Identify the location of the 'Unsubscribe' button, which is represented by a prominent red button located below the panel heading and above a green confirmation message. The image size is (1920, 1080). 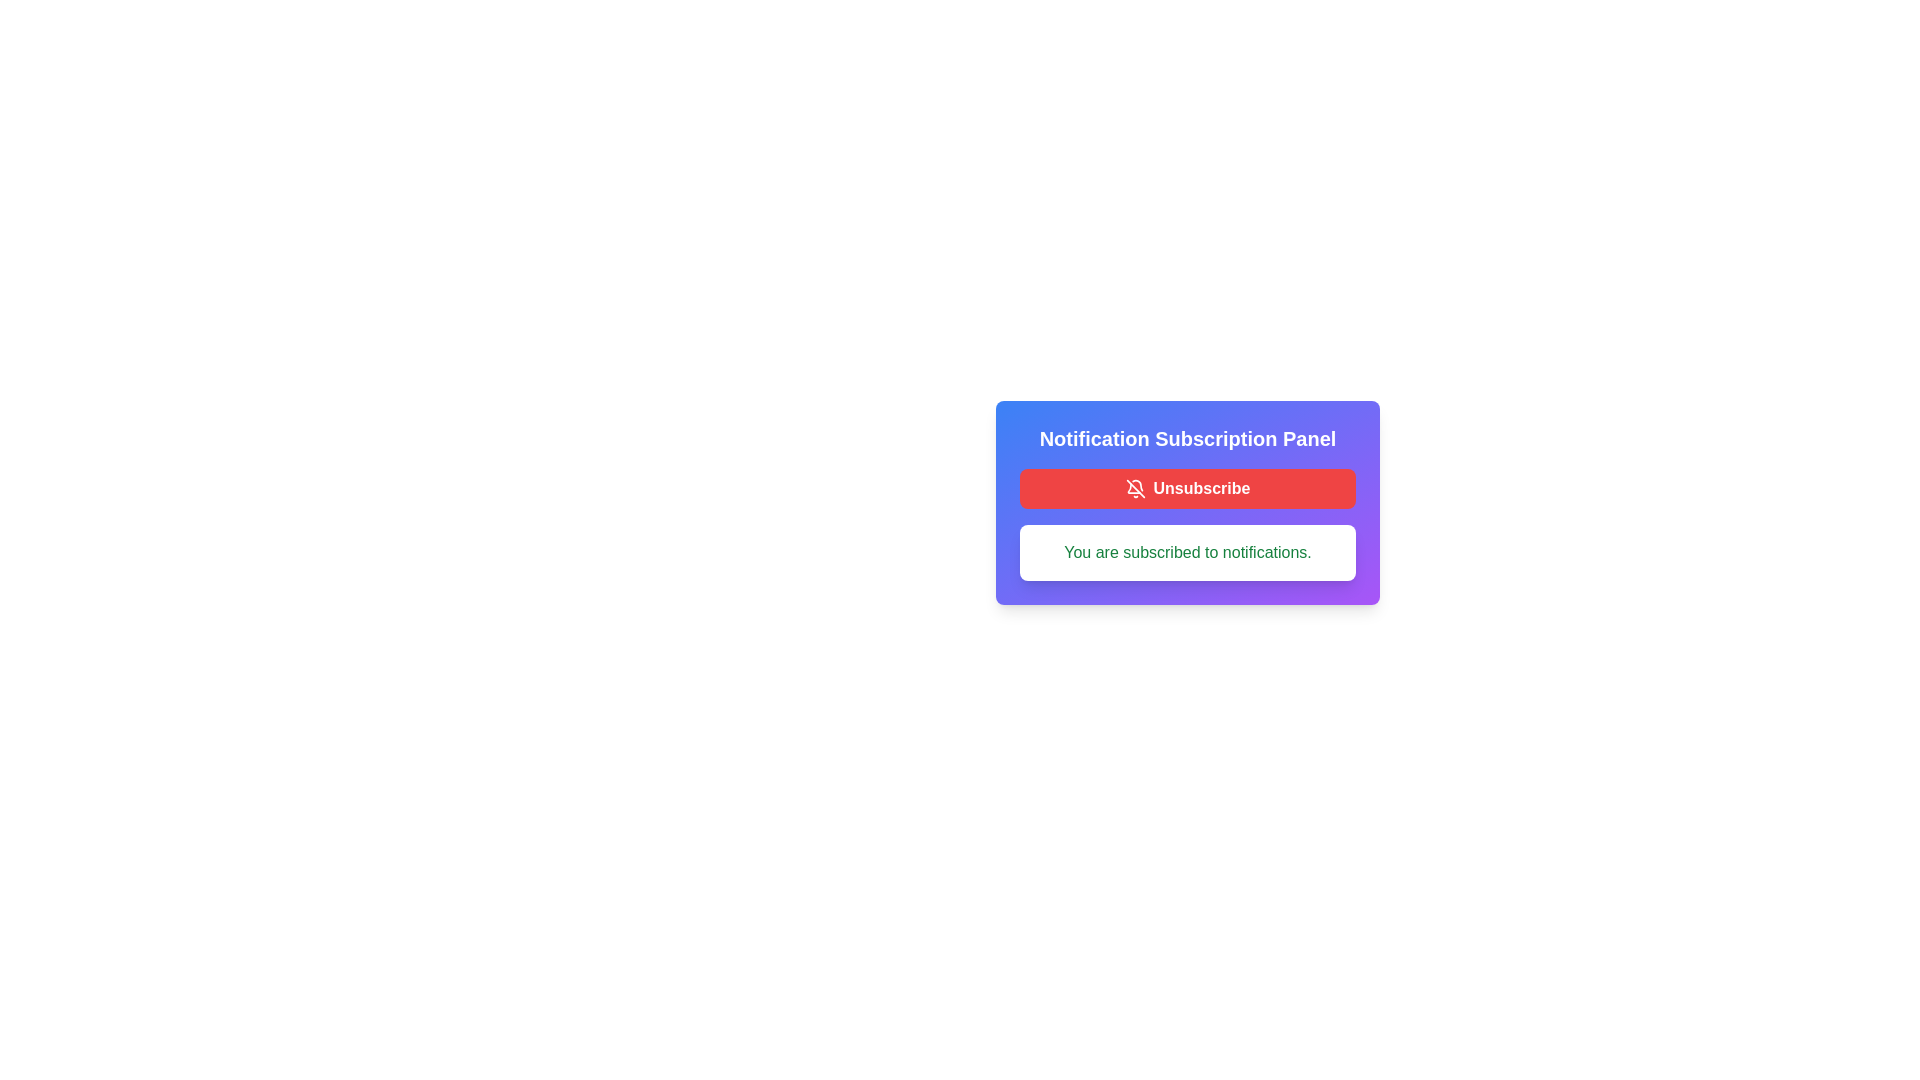
(1135, 489).